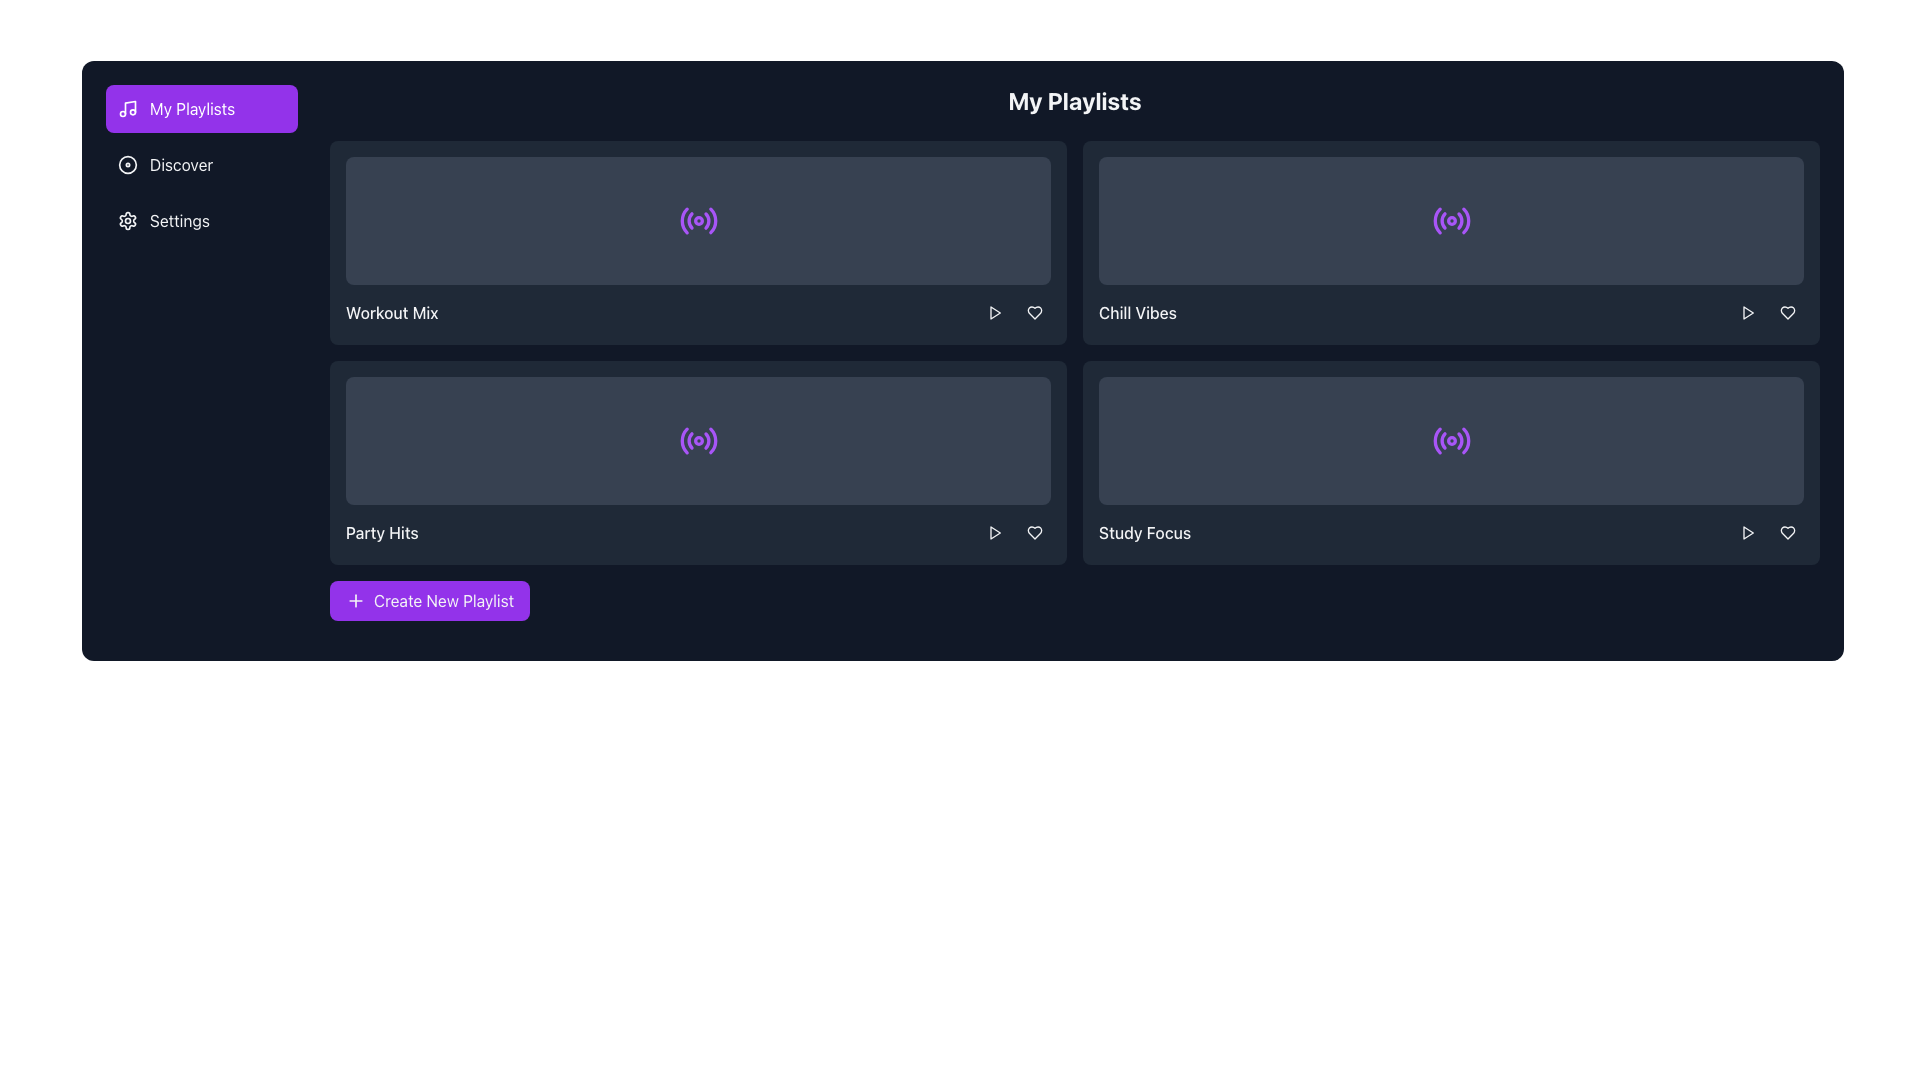 Image resolution: width=1920 pixels, height=1080 pixels. What do you see at coordinates (201, 108) in the screenshot?
I see `the first navigational button in the left sidebar` at bounding box center [201, 108].